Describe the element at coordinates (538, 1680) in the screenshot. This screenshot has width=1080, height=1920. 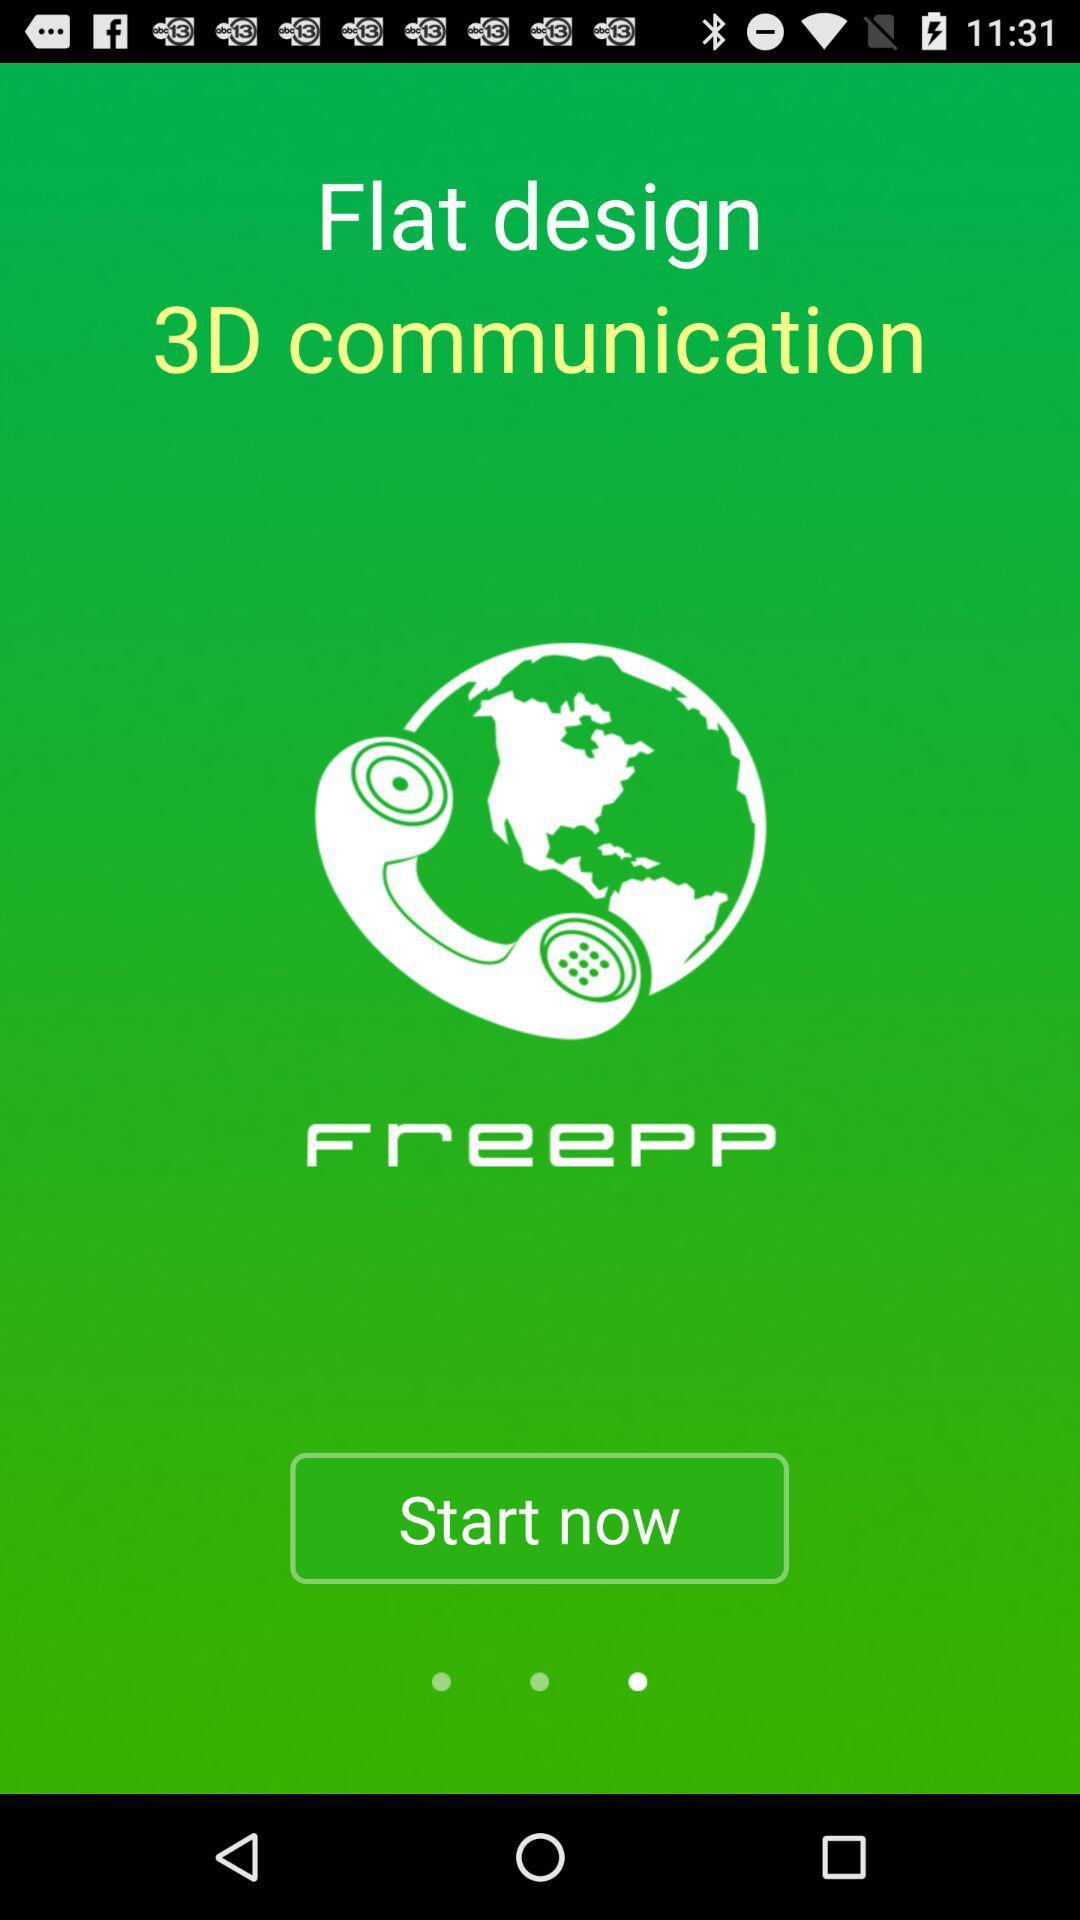
I see `page two` at that location.